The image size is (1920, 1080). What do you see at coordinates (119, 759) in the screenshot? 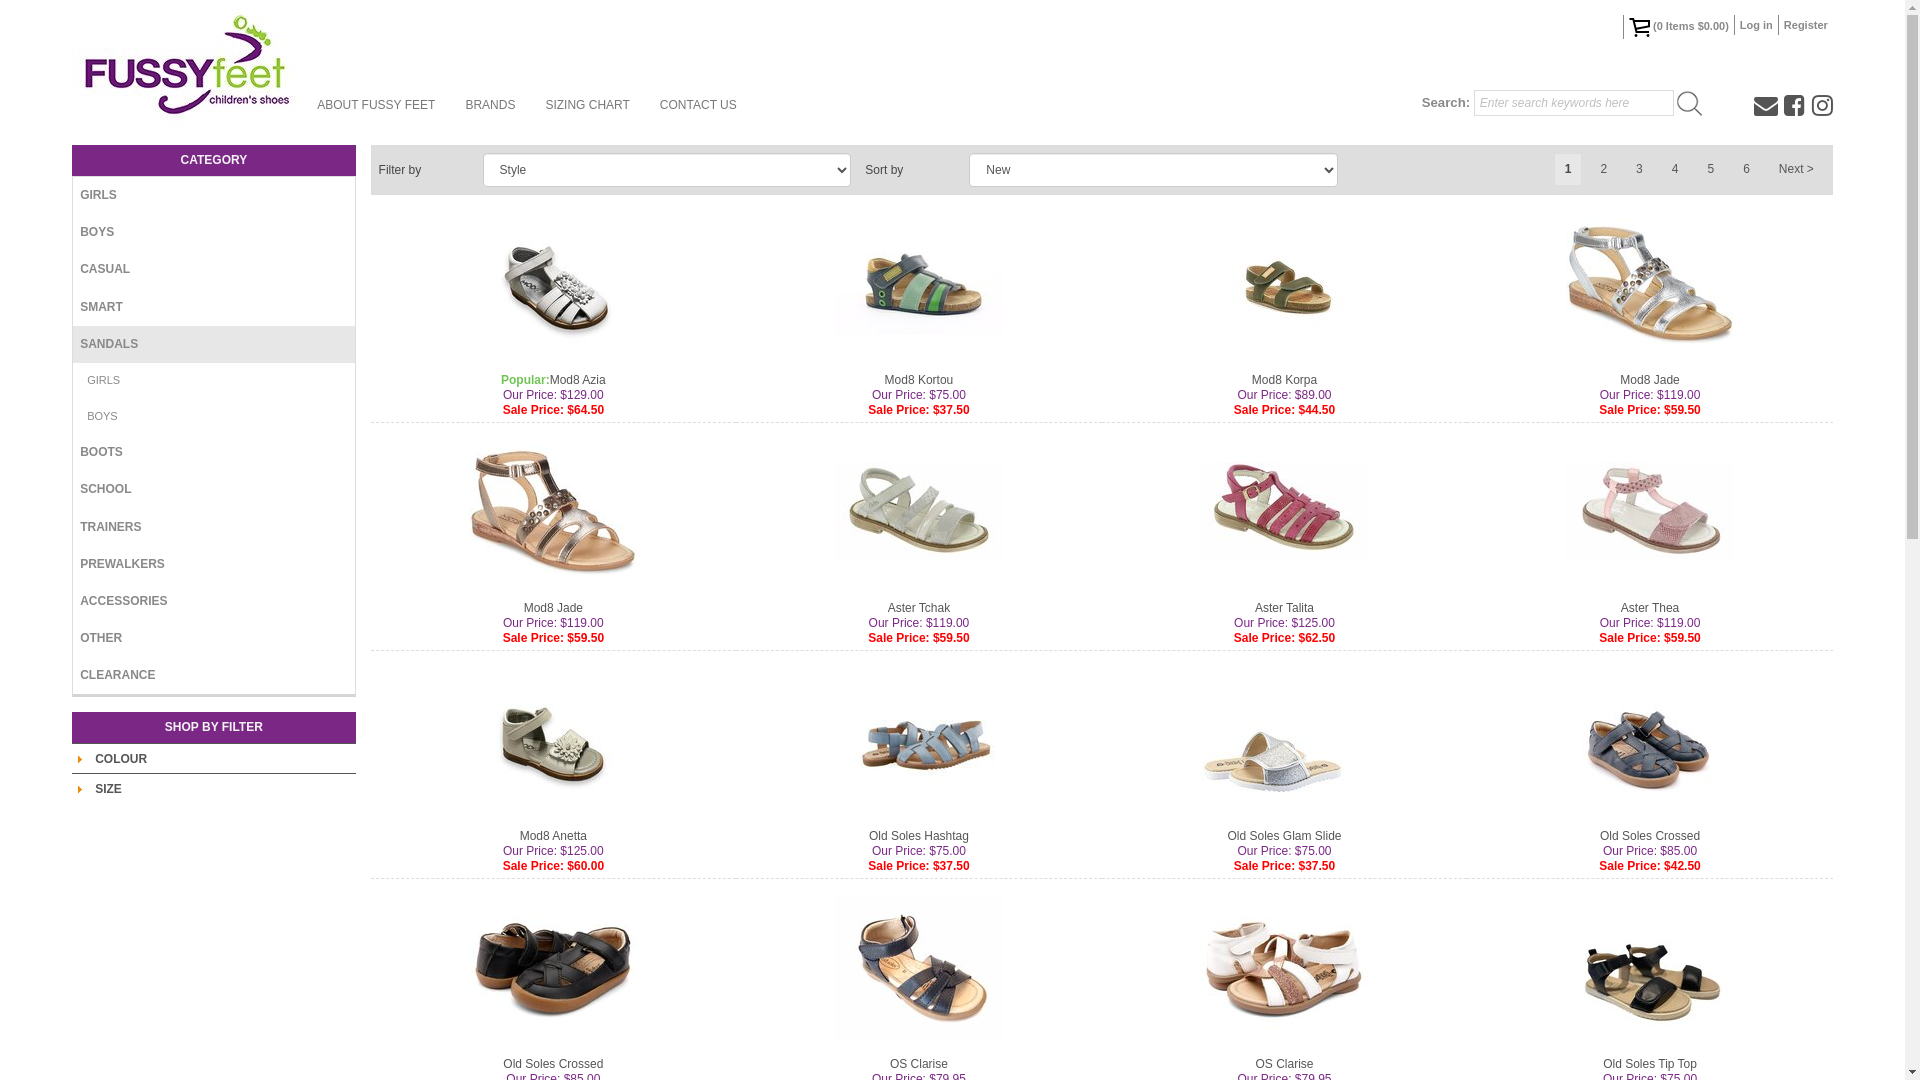
I see `'COLOUR'` at bounding box center [119, 759].